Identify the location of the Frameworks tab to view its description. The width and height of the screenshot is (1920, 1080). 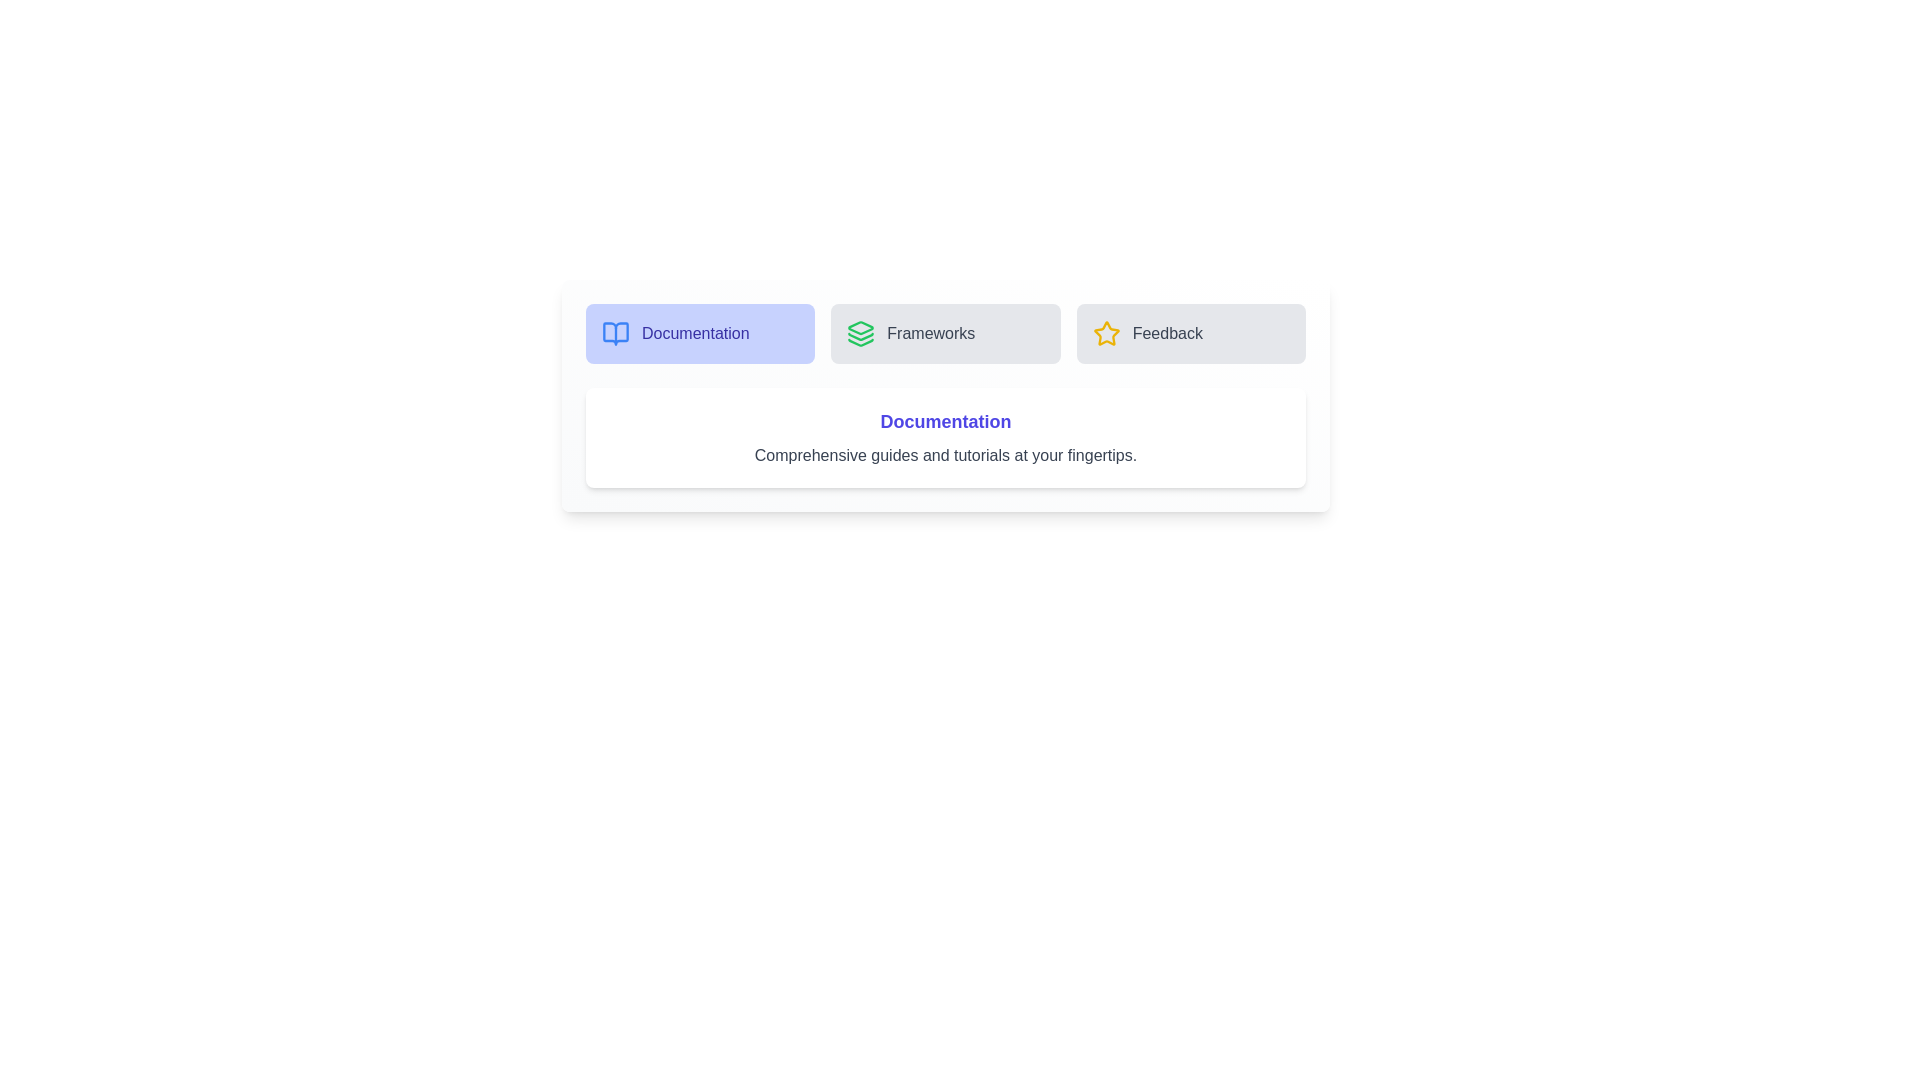
(944, 333).